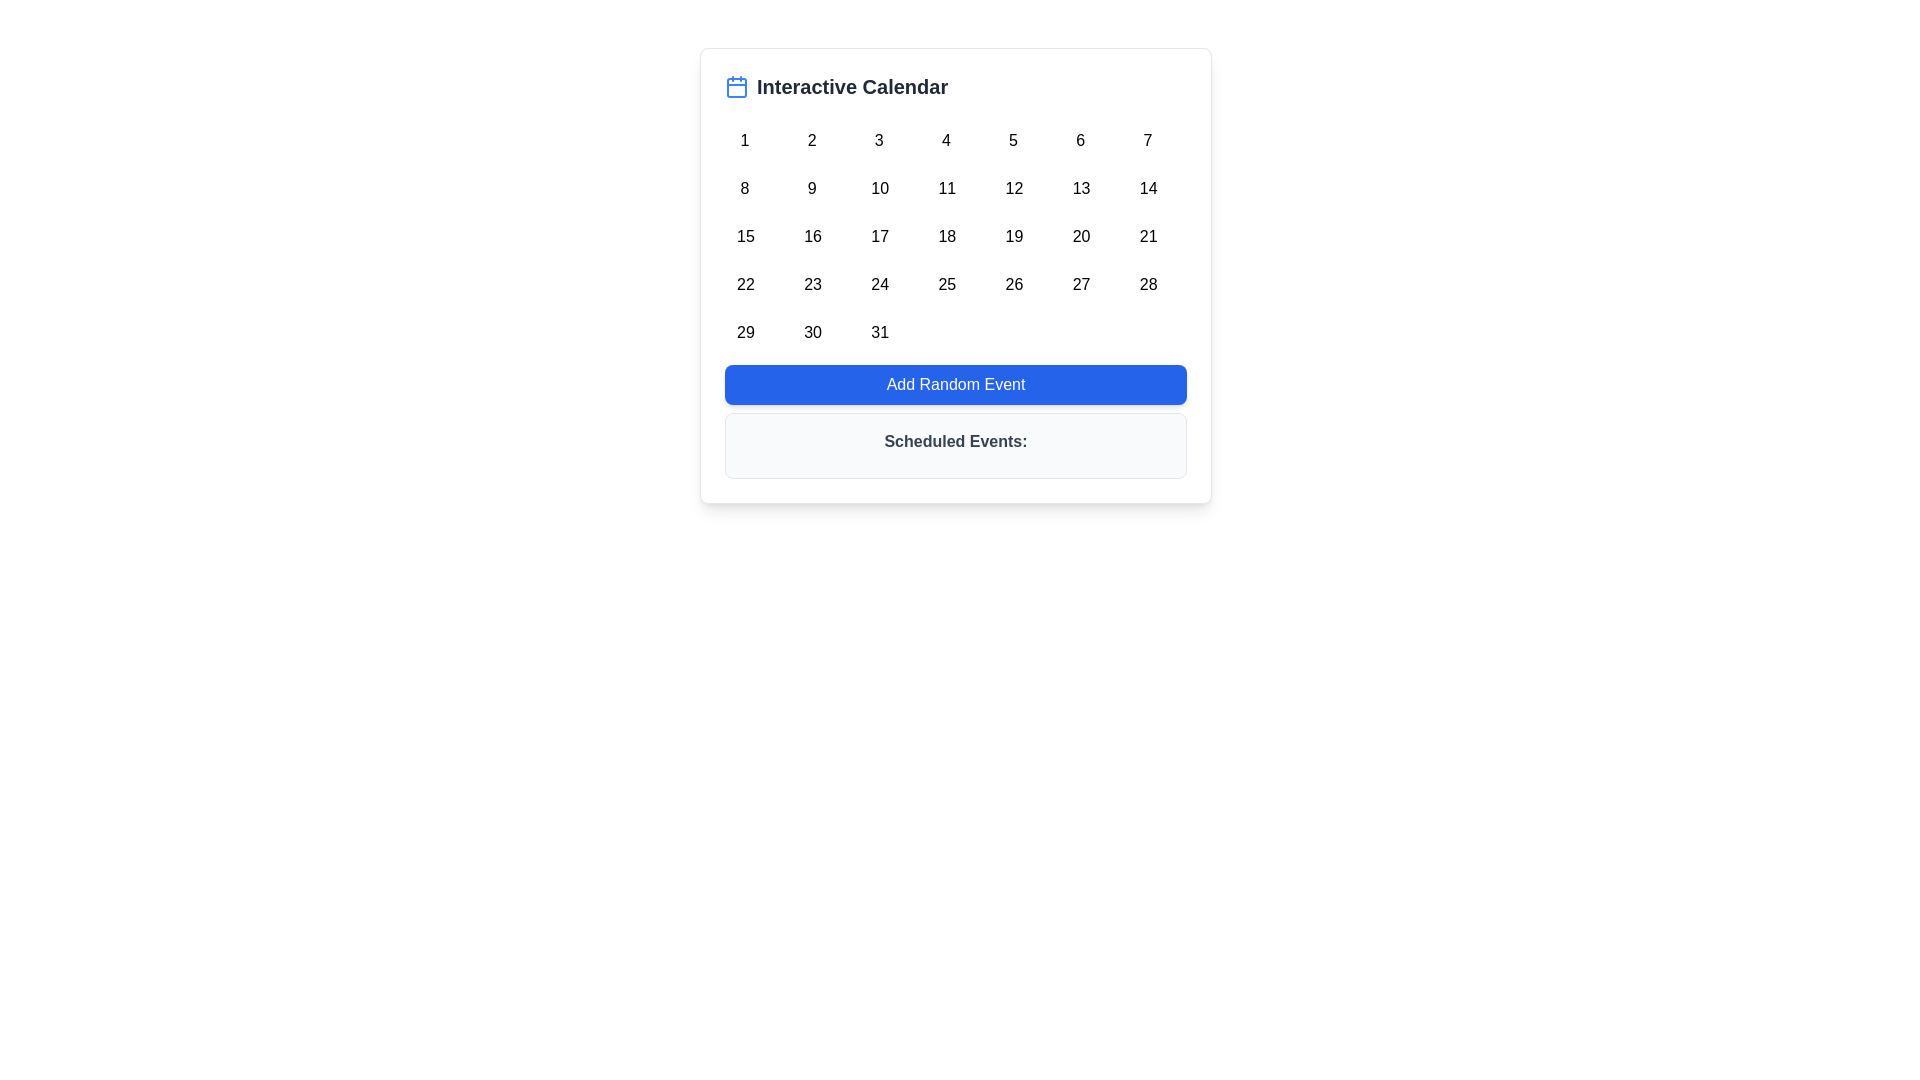 The height and width of the screenshot is (1080, 1920). I want to click on the rounded rectangular button labeled '13' in the calendar layout, so click(1079, 185).